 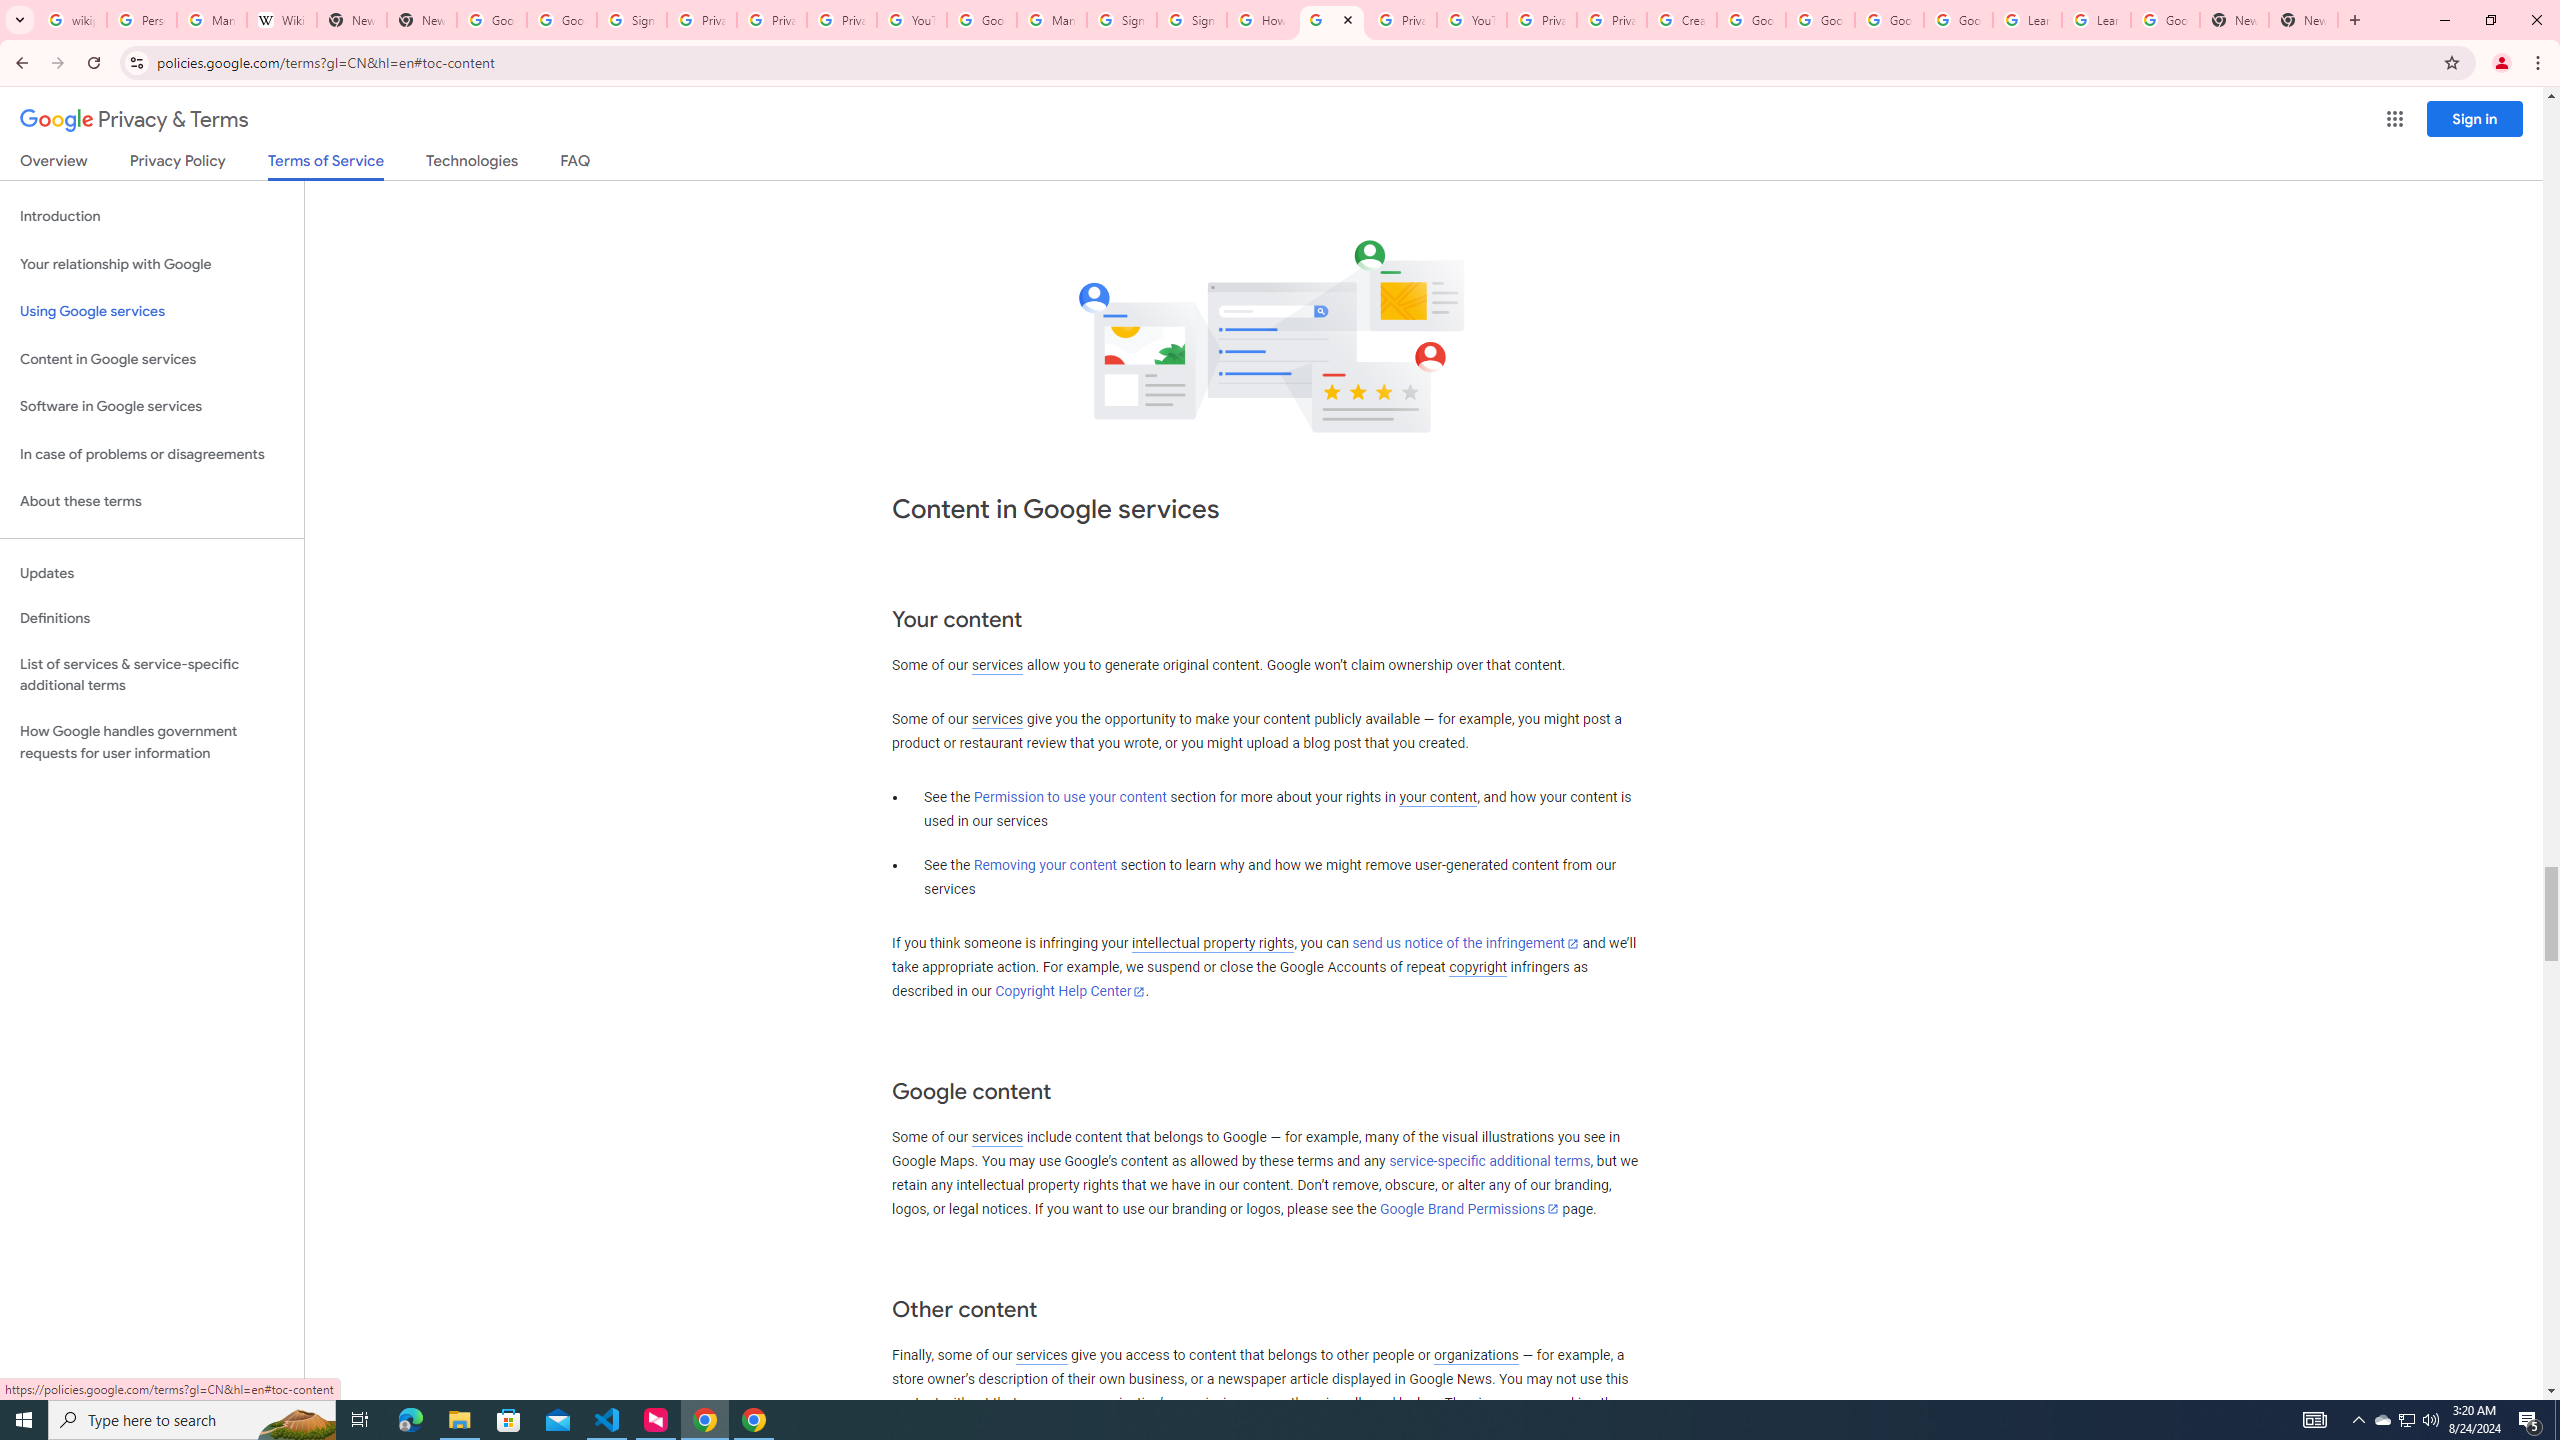 I want to click on 'service-specific additional terms', so click(x=1488, y=1161).